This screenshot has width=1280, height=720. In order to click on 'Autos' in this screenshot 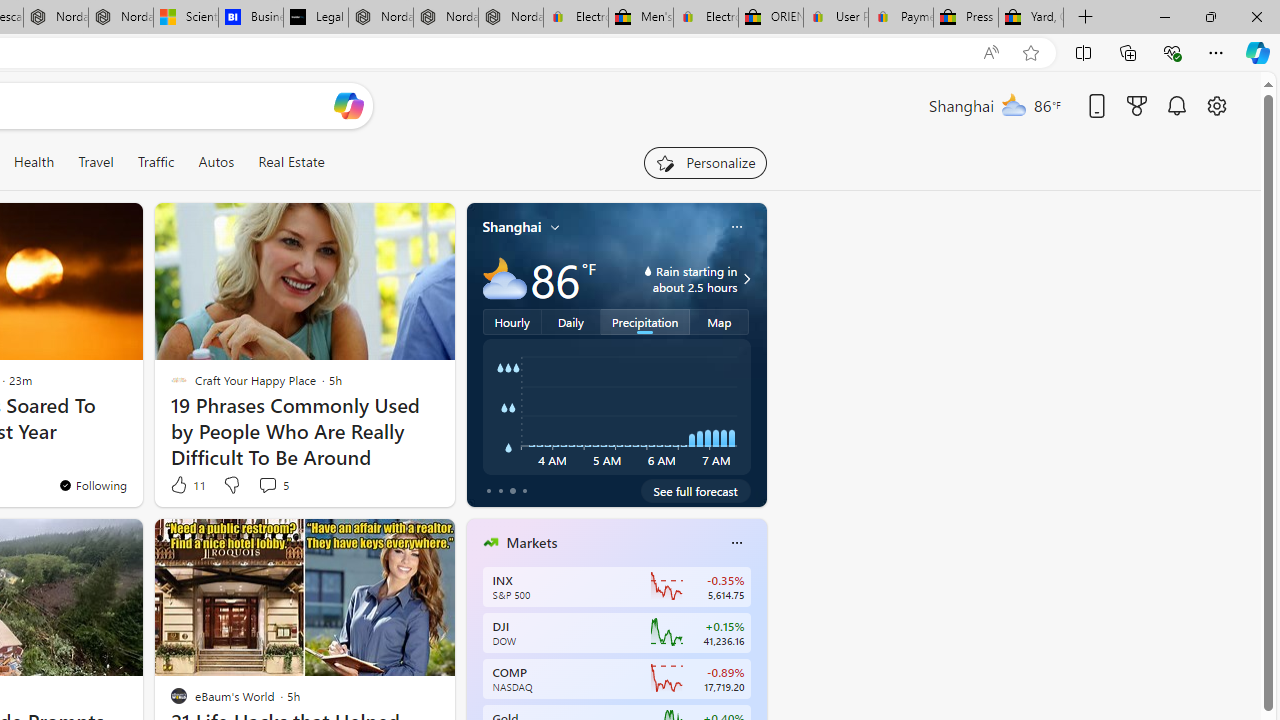, I will do `click(216, 161)`.